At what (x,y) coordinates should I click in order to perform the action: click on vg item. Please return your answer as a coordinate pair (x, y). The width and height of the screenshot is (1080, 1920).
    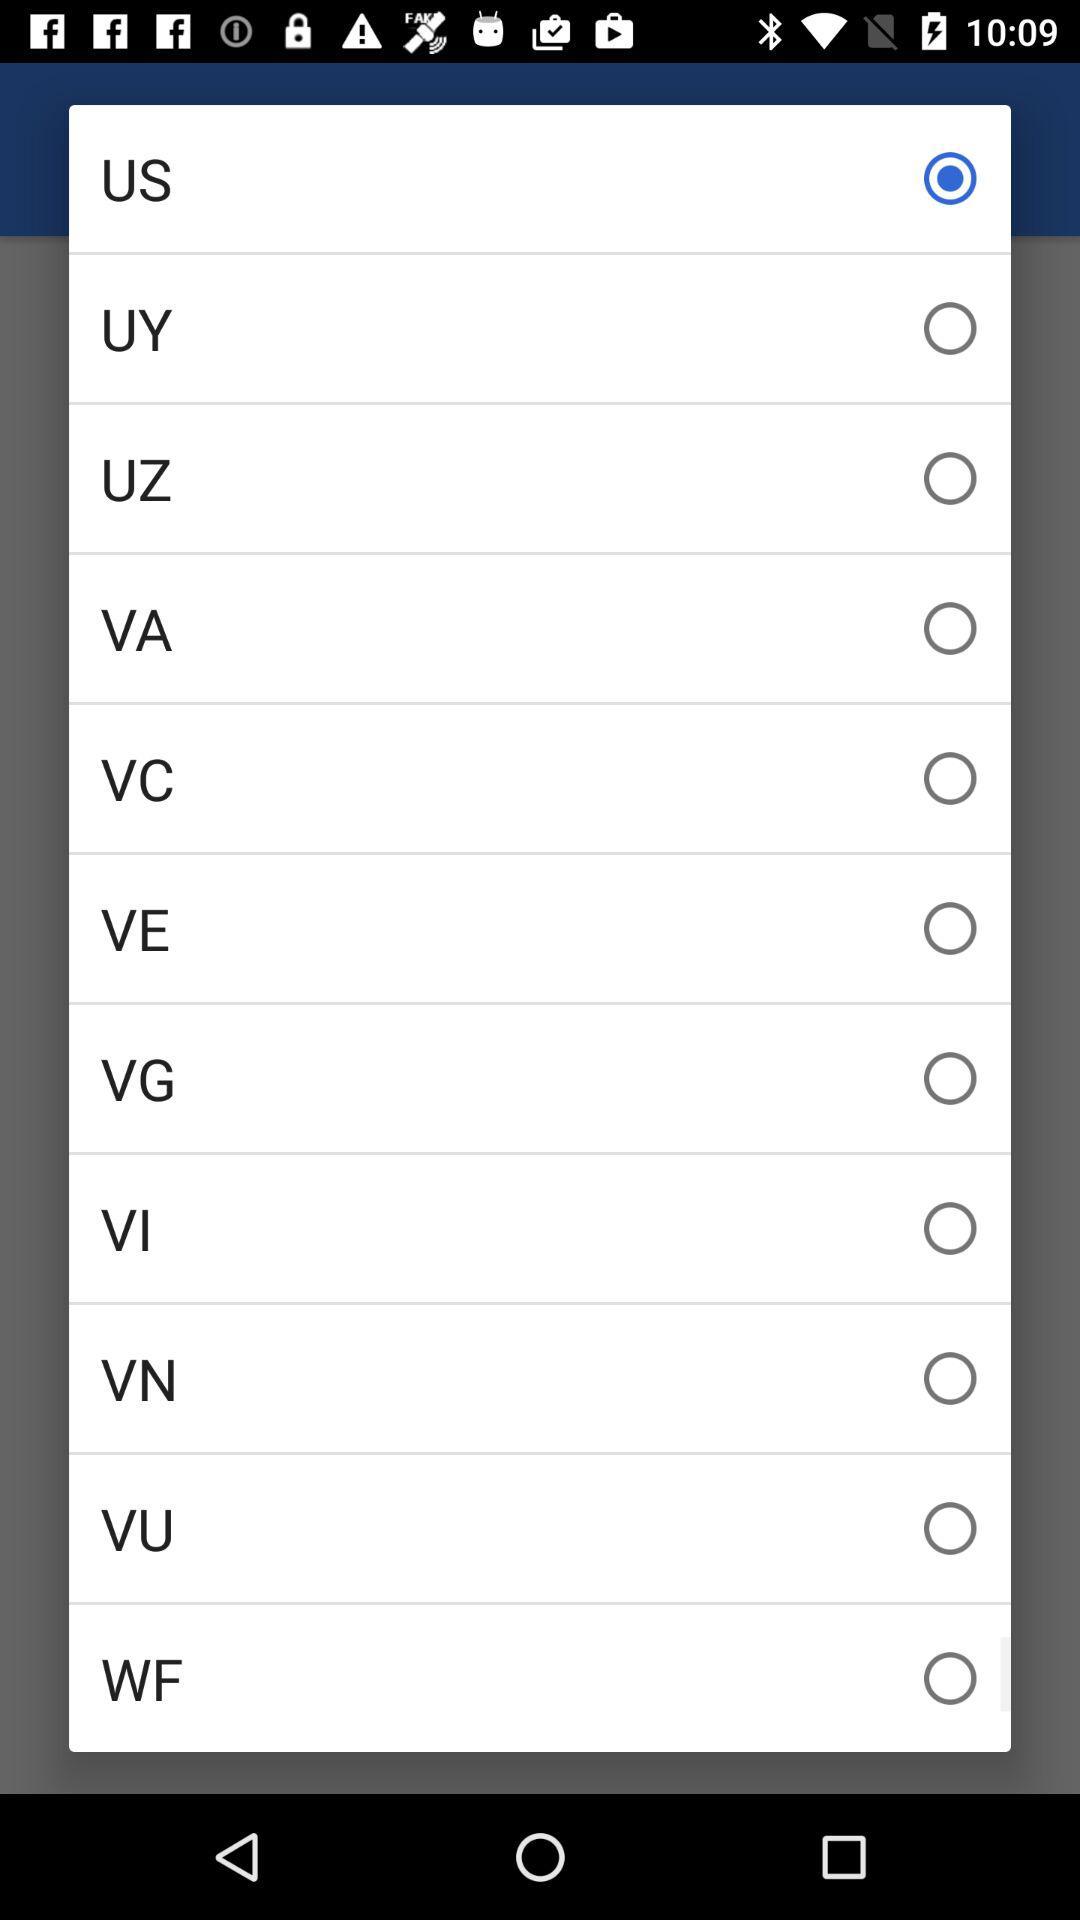
    Looking at the image, I should click on (540, 1077).